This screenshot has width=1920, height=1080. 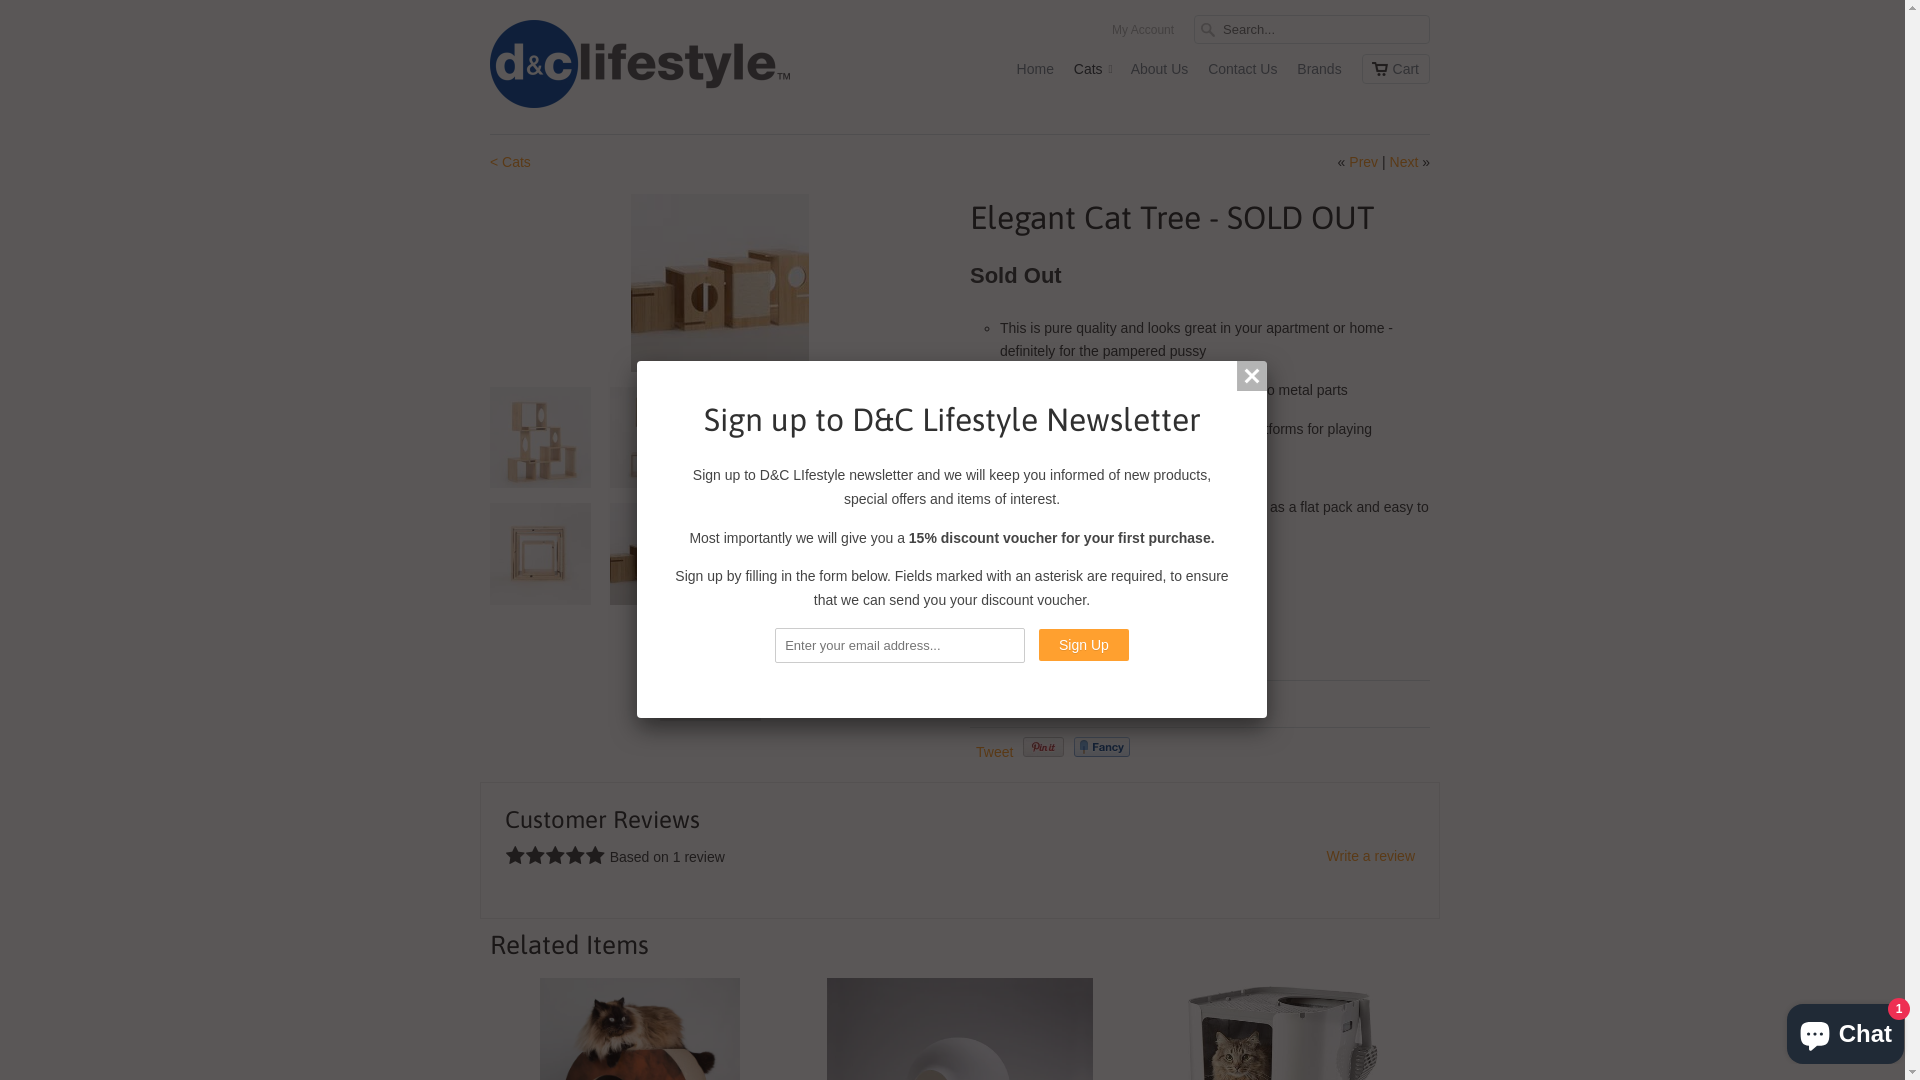 What do you see at coordinates (994, 752) in the screenshot?
I see `'Tweet'` at bounding box center [994, 752].